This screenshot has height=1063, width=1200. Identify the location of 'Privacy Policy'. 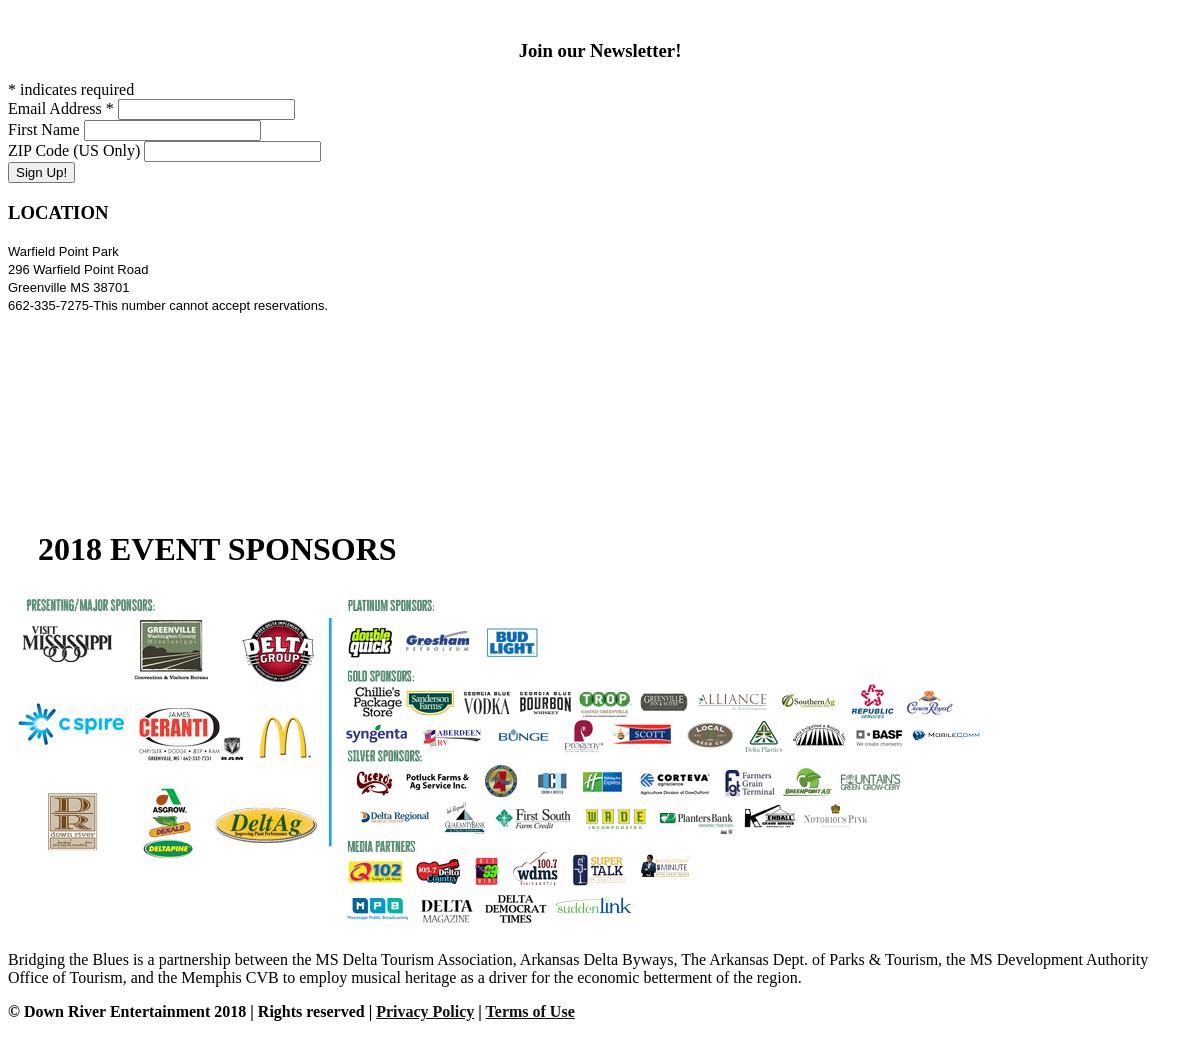
(425, 1010).